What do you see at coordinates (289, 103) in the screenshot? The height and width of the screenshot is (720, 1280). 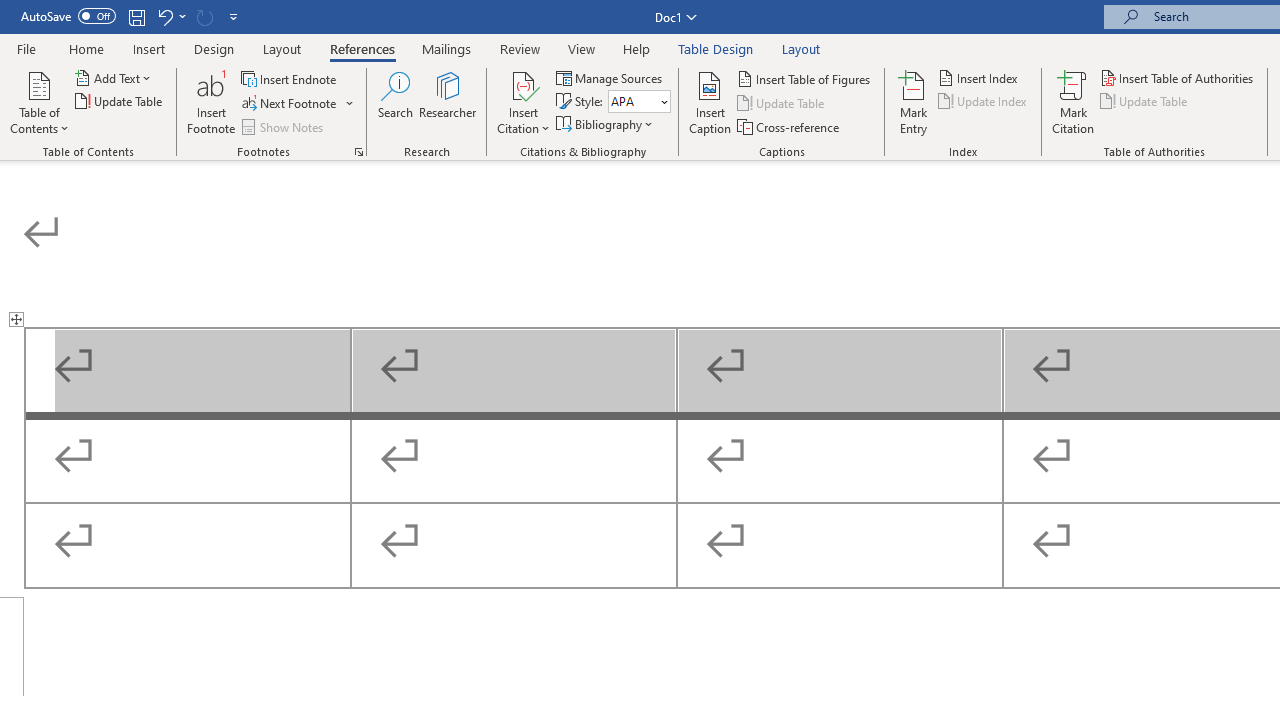 I see `'Next Footnote'` at bounding box center [289, 103].